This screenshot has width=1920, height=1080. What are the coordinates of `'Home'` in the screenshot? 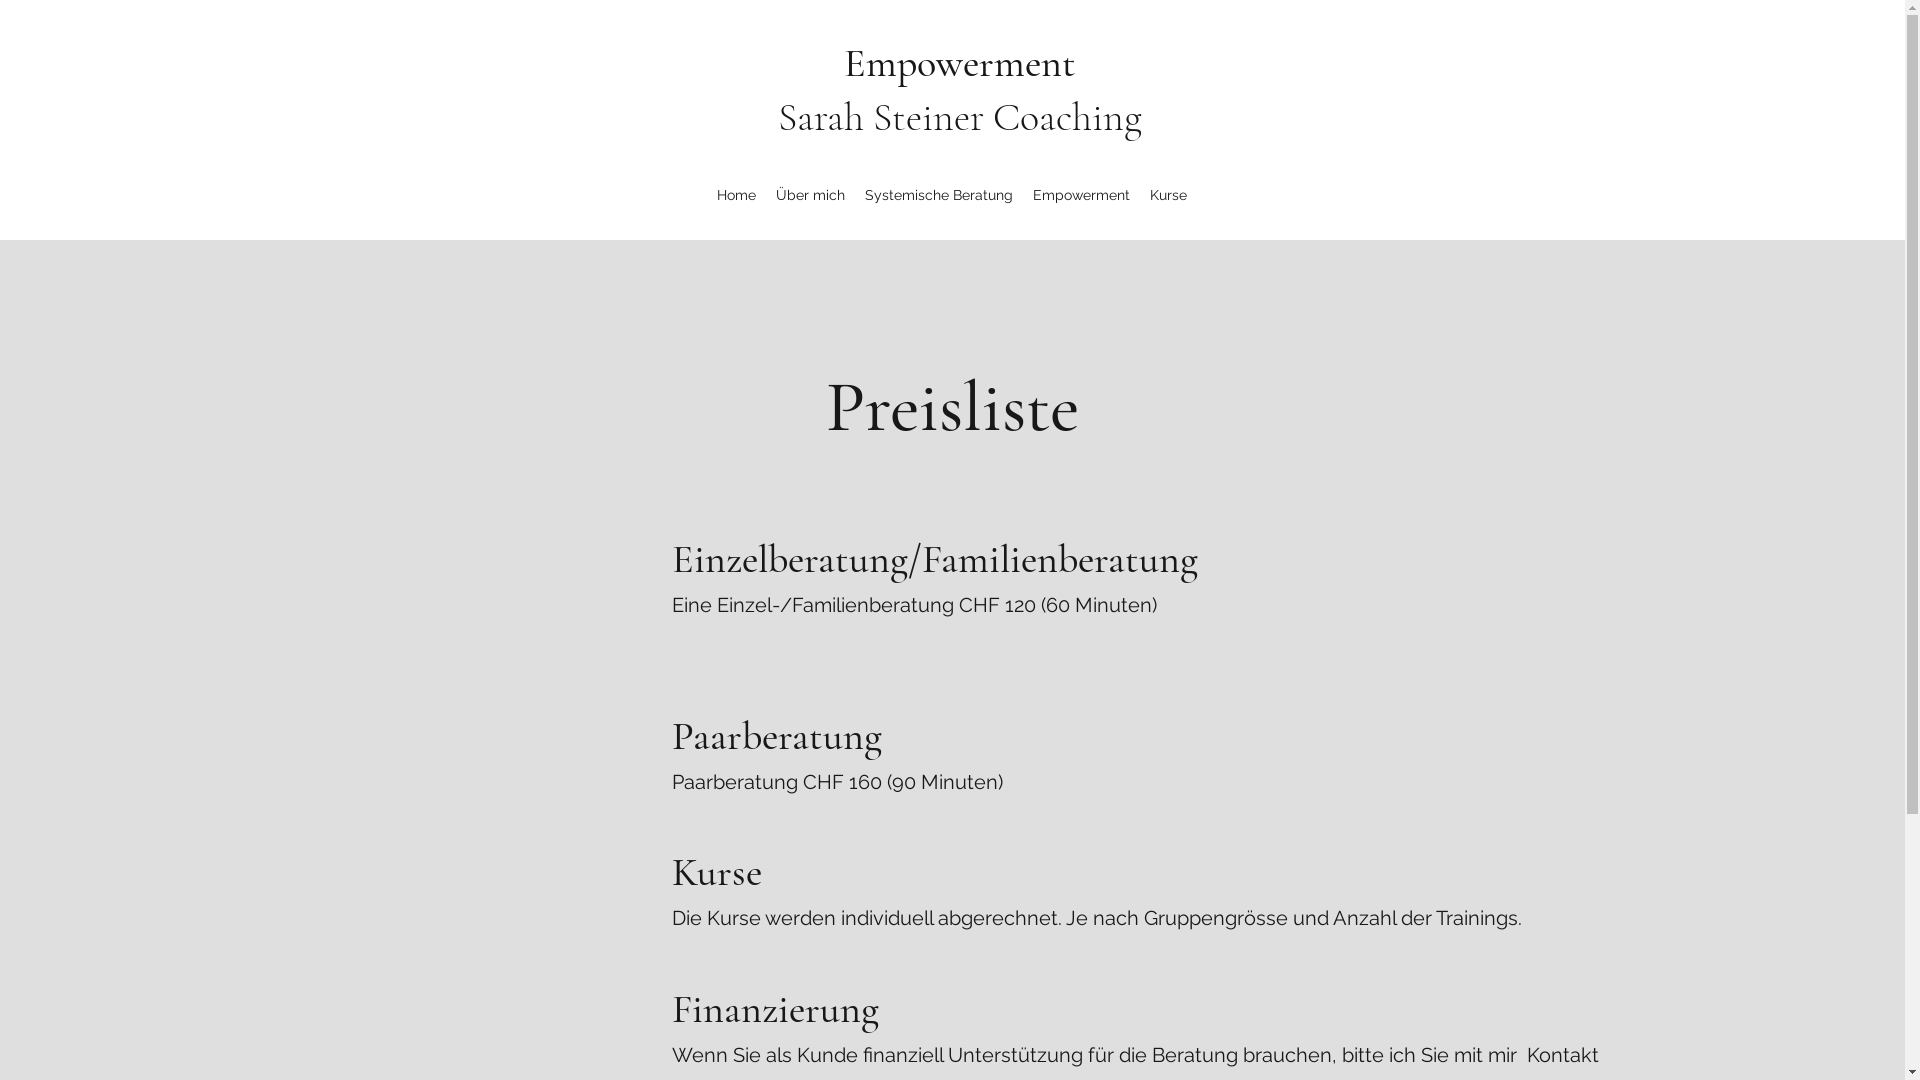 It's located at (735, 195).